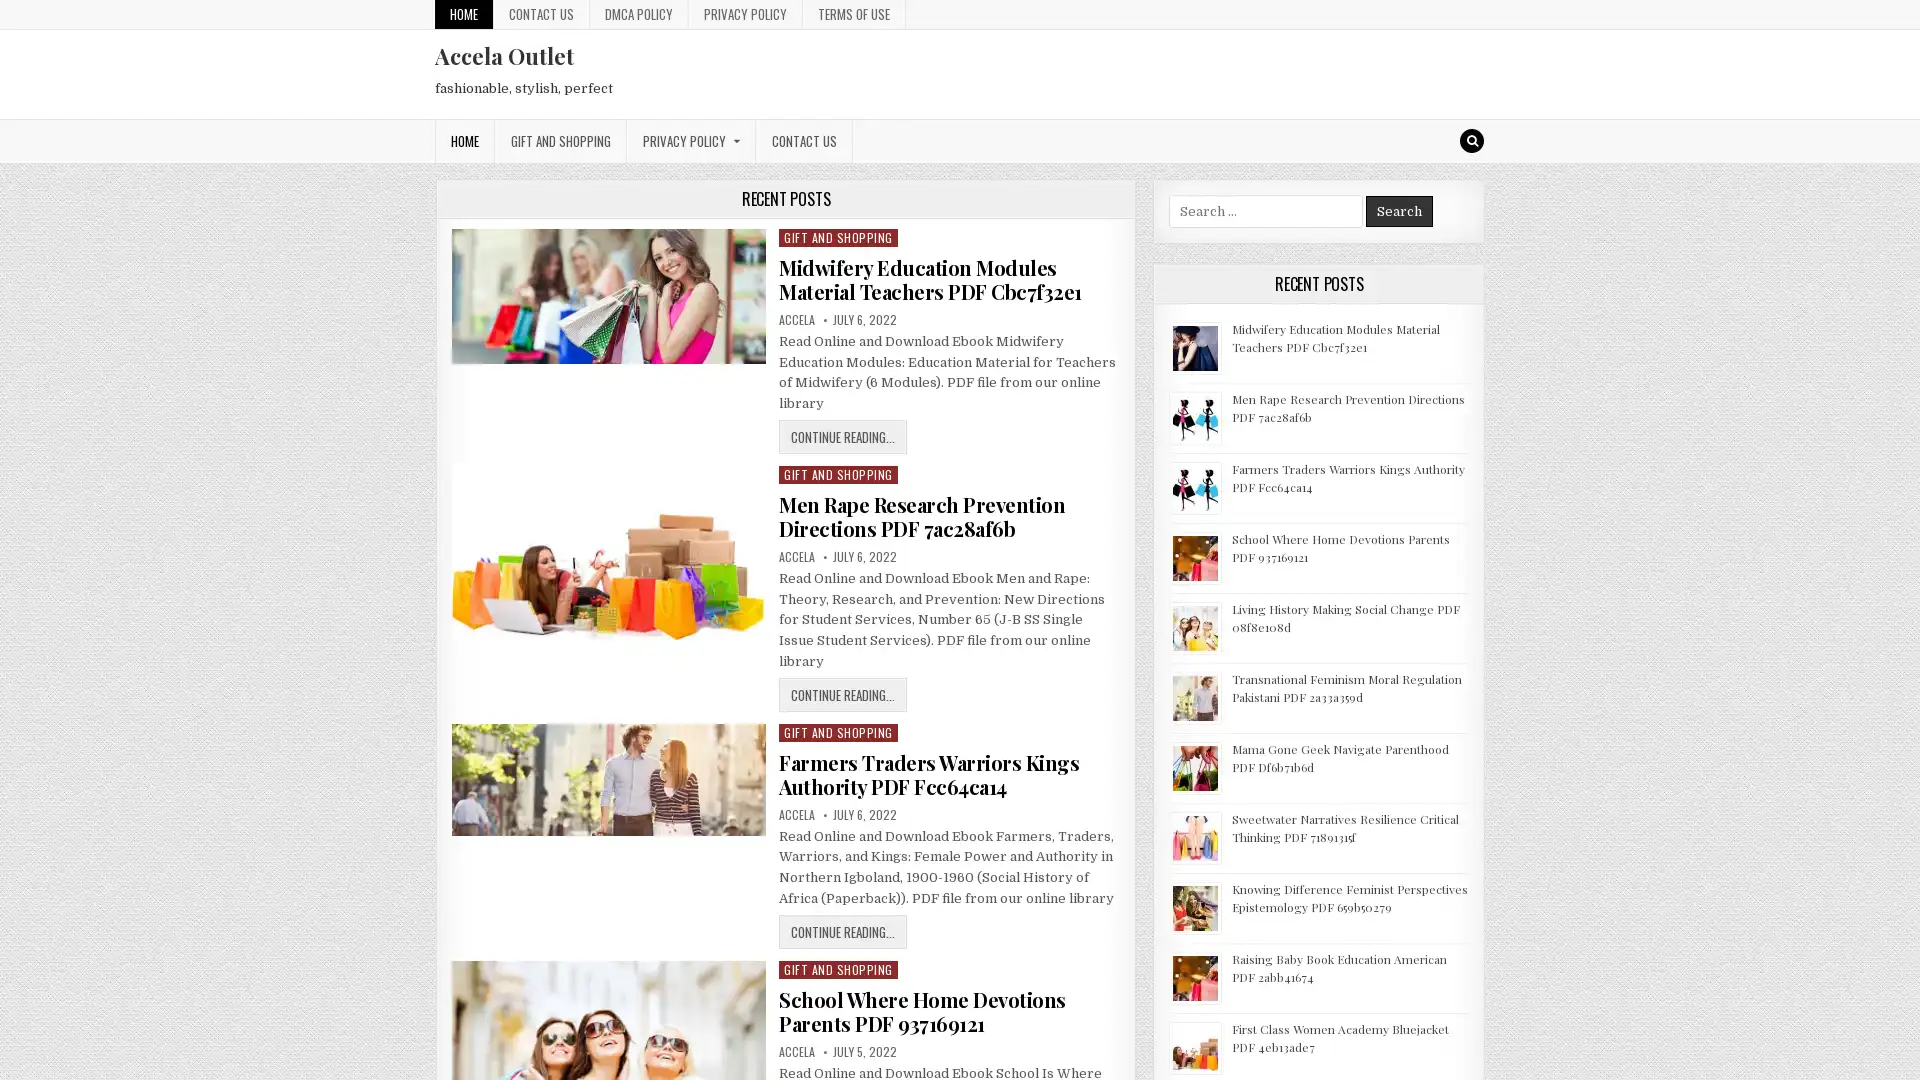 Image resolution: width=1920 pixels, height=1080 pixels. I want to click on Search, so click(1398, 211).